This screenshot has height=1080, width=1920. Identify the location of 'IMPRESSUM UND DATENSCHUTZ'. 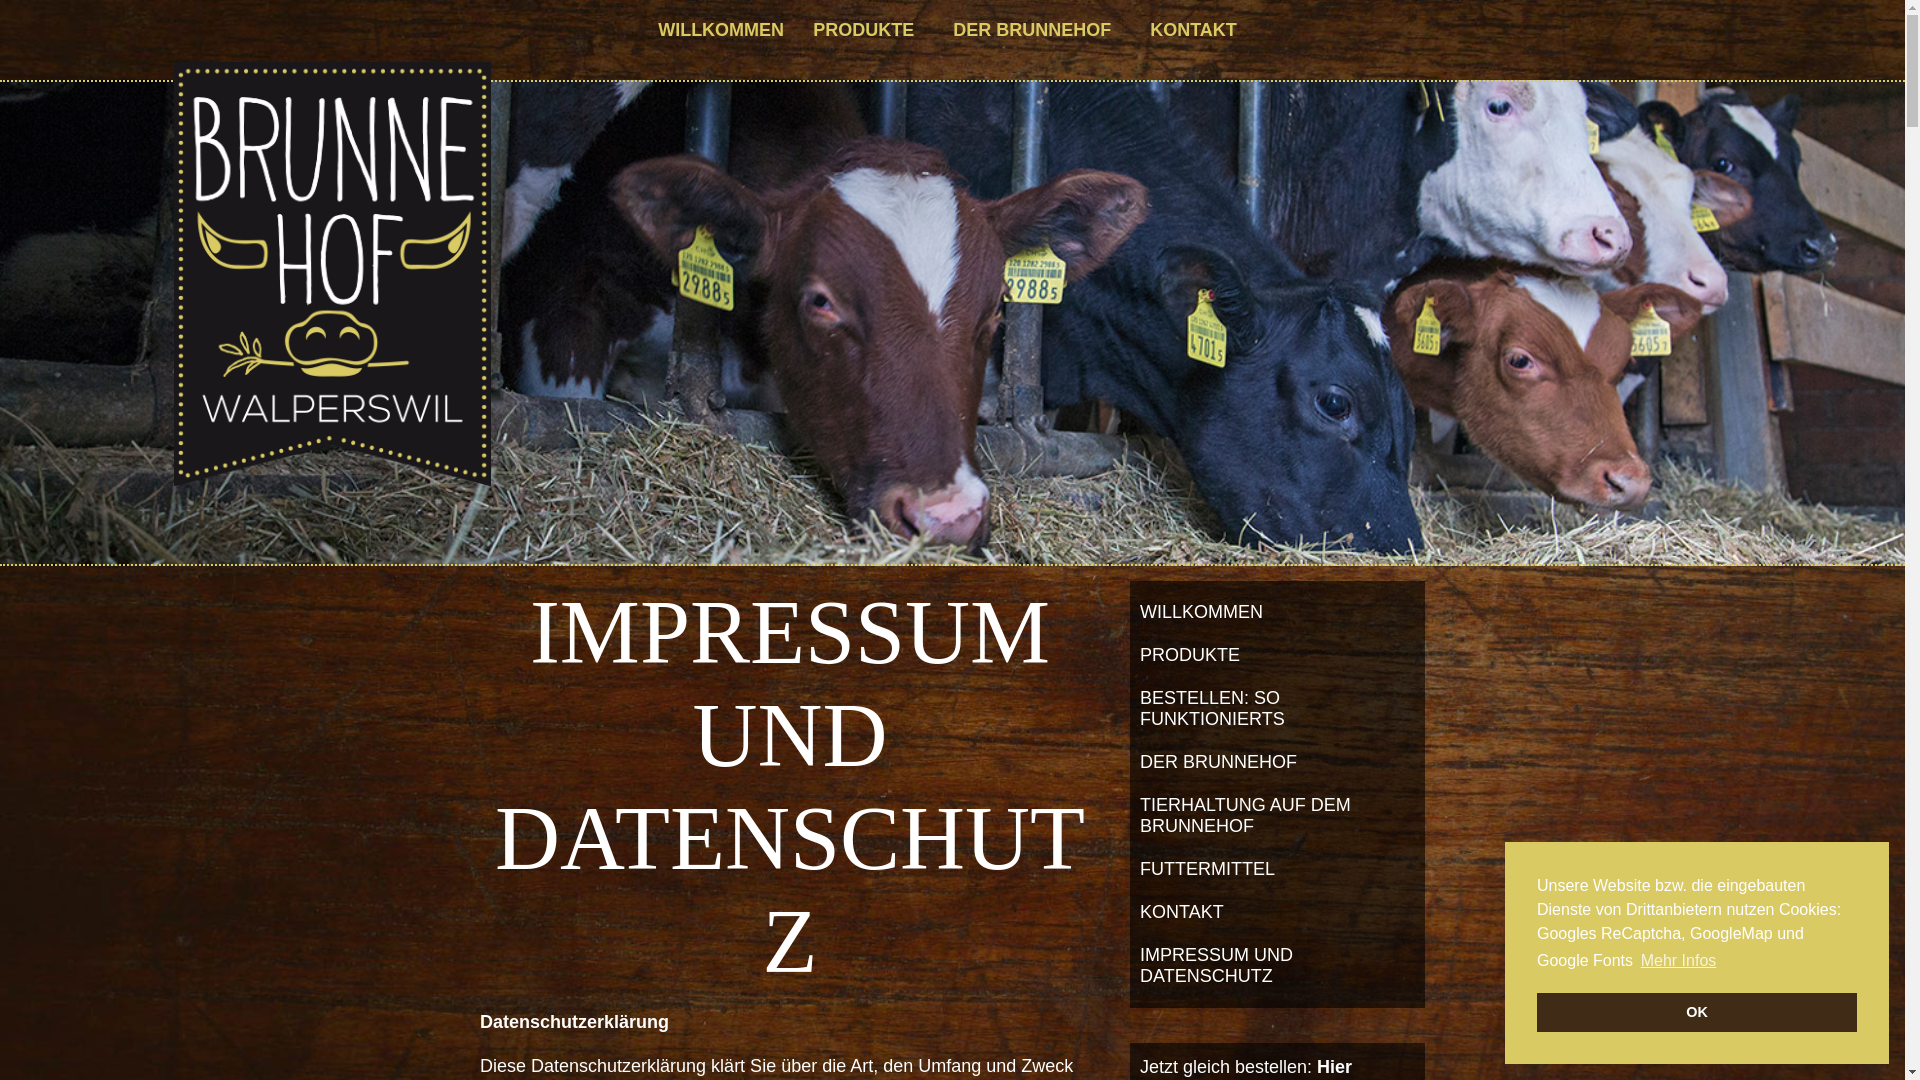
(1276, 964).